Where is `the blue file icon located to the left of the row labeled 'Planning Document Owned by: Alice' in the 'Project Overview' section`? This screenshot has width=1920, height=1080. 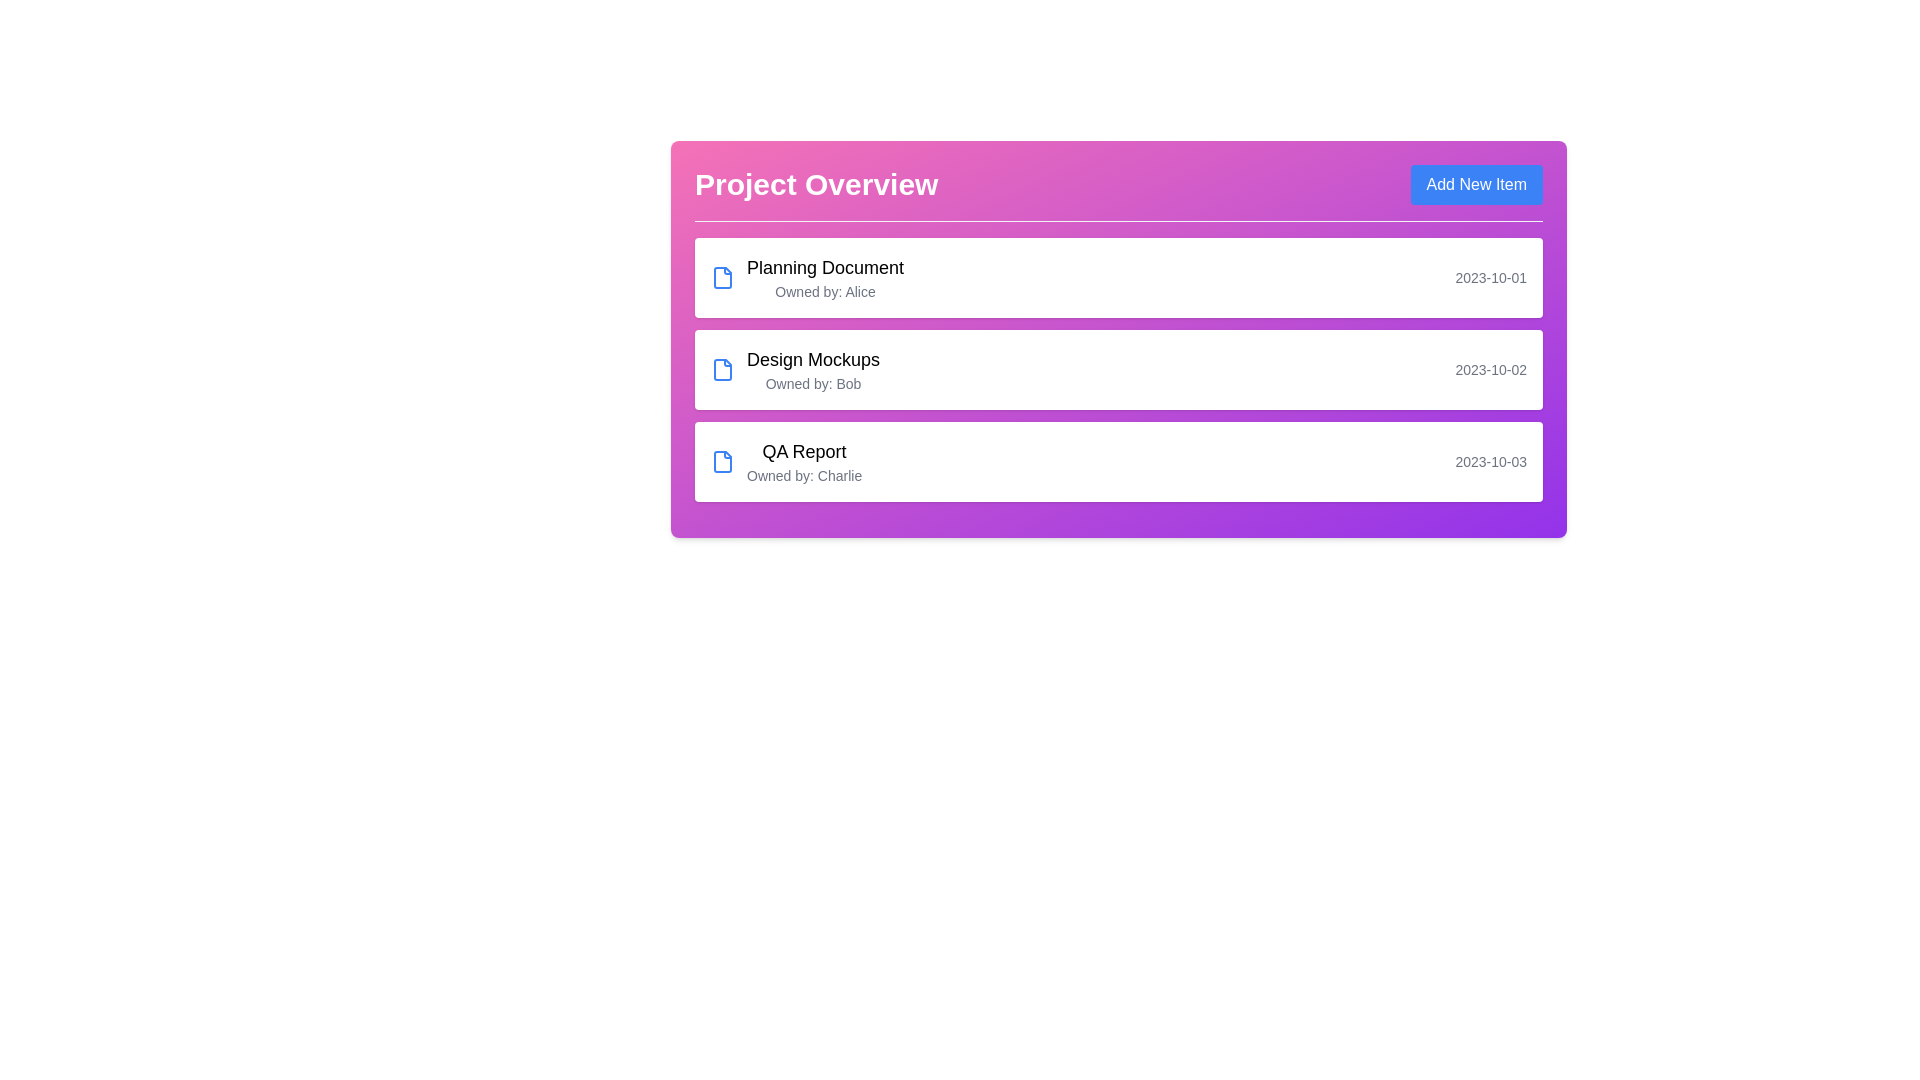
the blue file icon located to the left of the row labeled 'Planning Document Owned by: Alice' in the 'Project Overview' section is located at coordinates (722, 277).